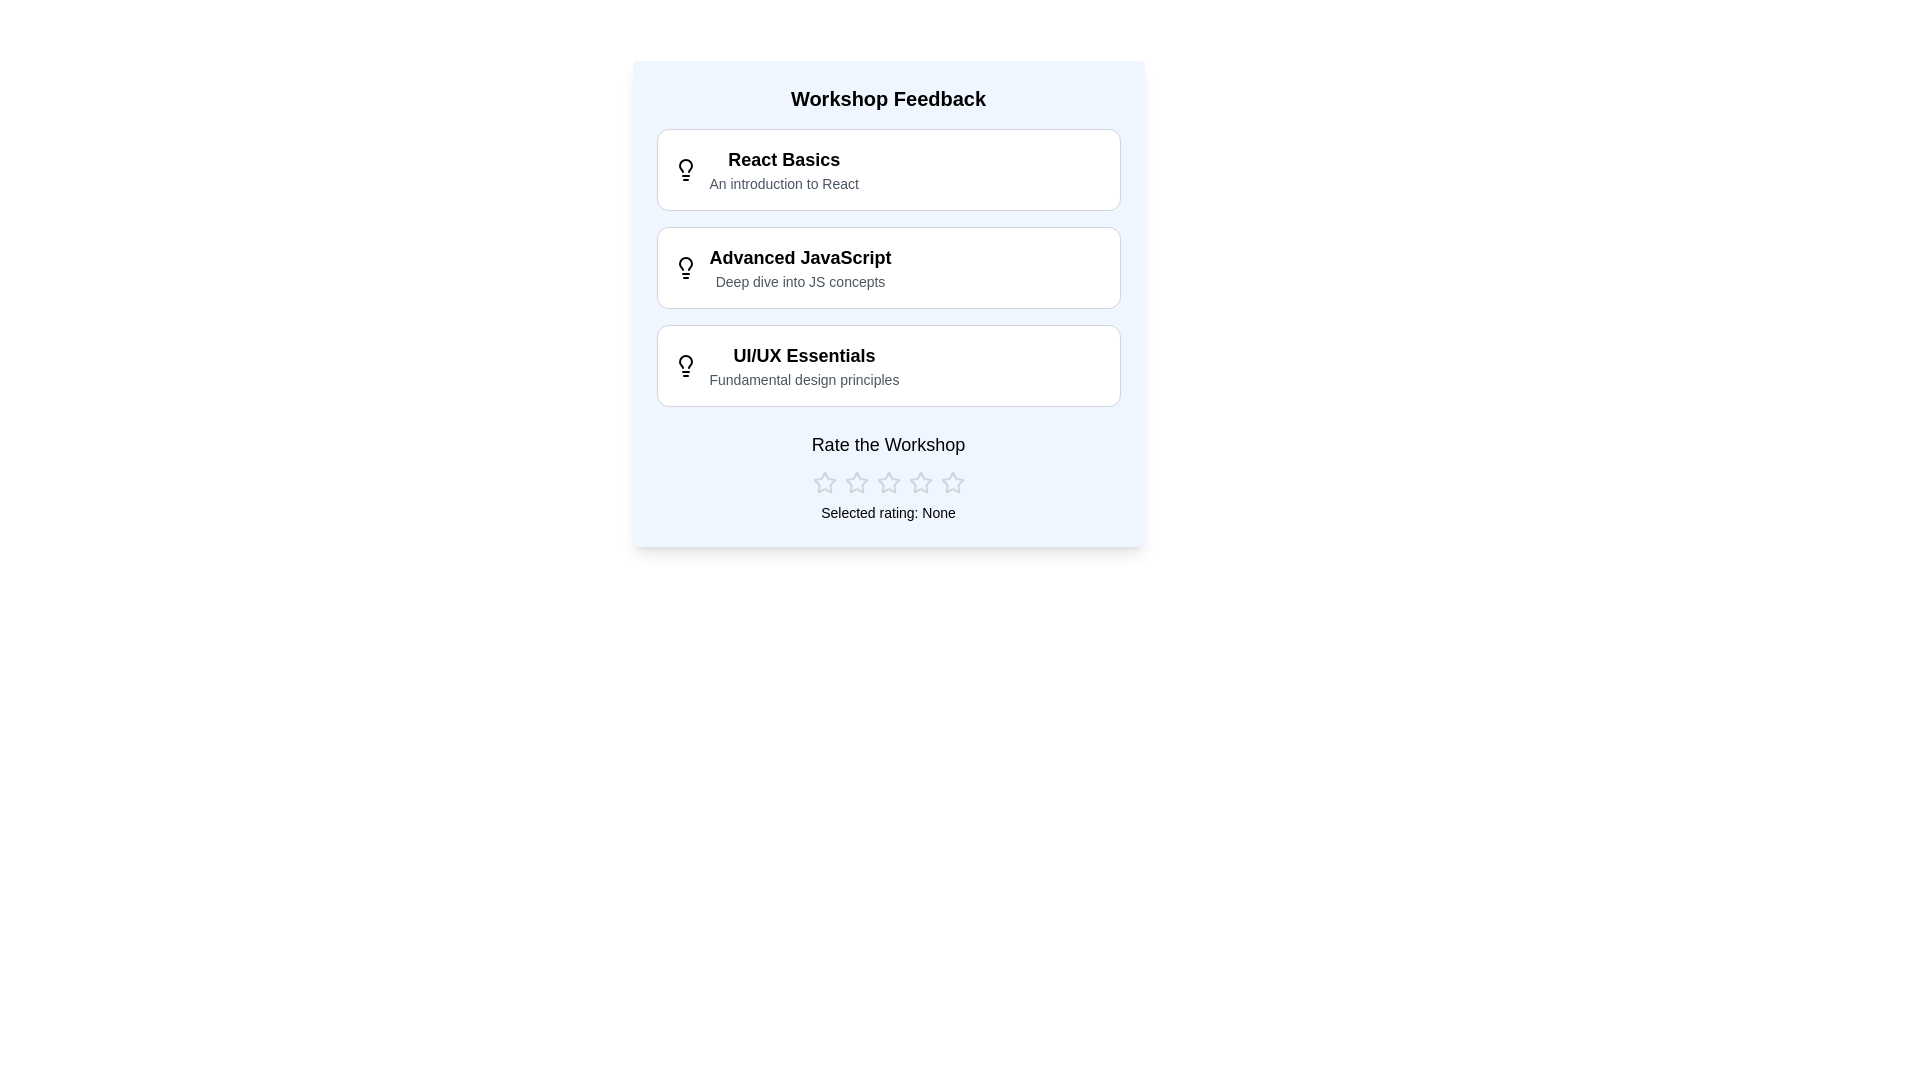 Image resolution: width=1920 pixels, height=1080 pixels. Describe the element at coordinates (783, 158) in the screenshot. I see `the 'React Basics' text label which is bold and larger than regular text, located at the top of a list of workshop titles` at that location.